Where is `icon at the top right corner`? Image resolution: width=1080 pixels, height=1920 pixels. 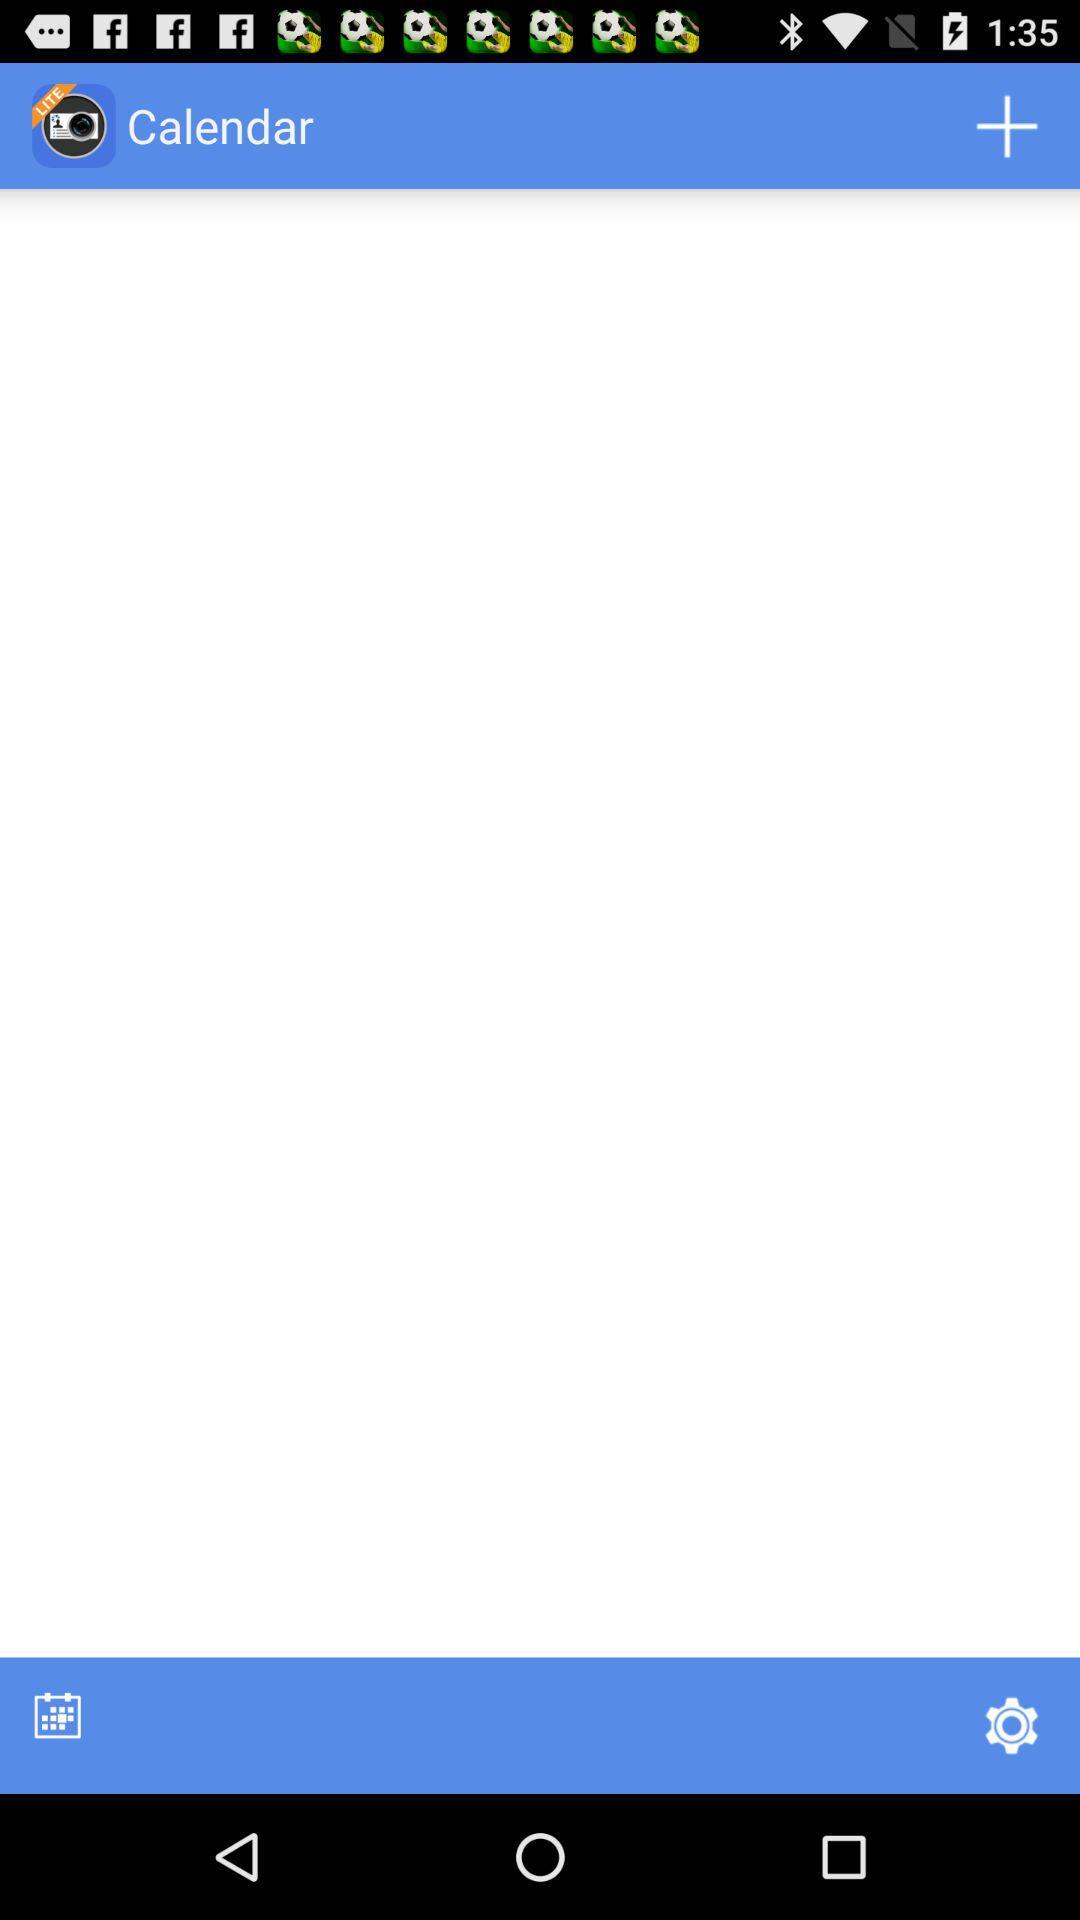 icon at the top right corner is located at coordinates (1006, 124).